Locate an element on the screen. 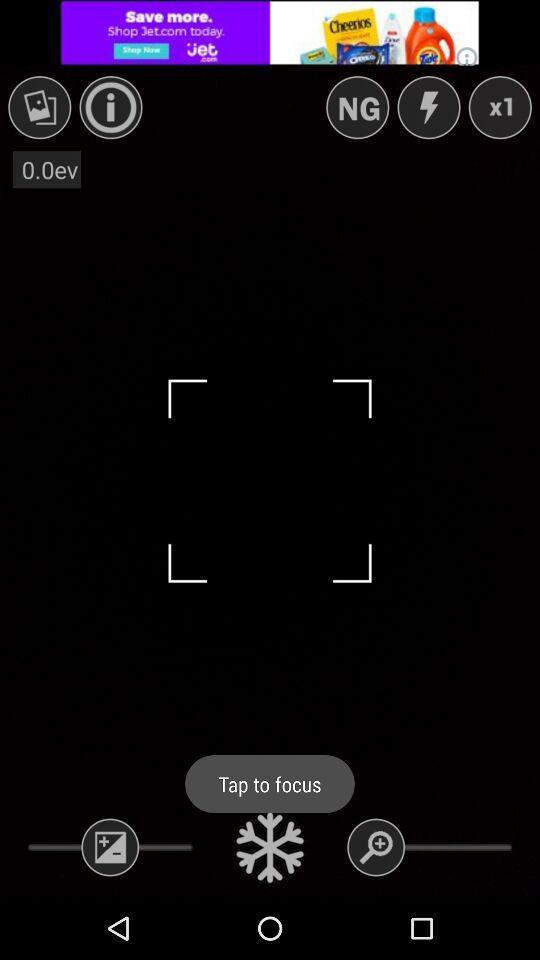 Image resolution: width=540 pixels, height=960 pixels. the info icon is located at coordinates (111, 107).